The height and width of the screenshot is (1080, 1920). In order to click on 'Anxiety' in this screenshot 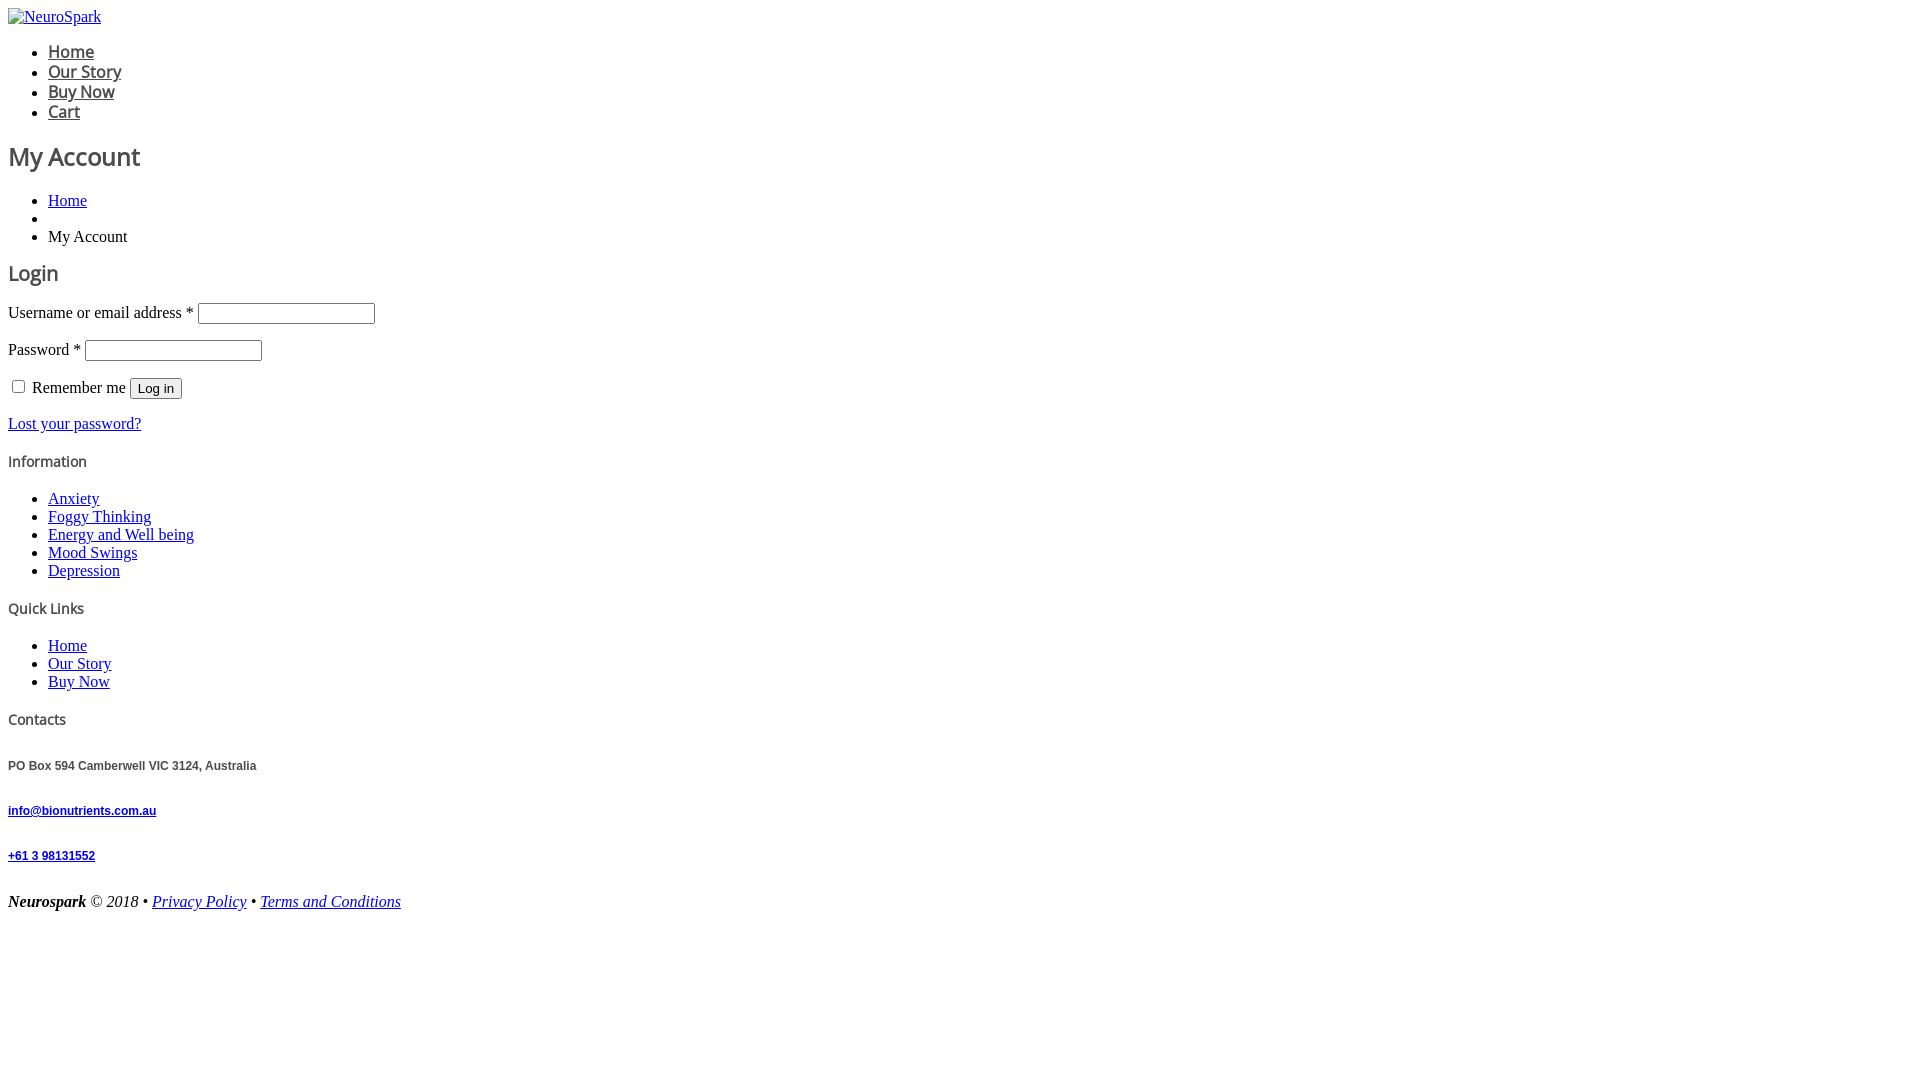, I will do `click(73, 497)`.